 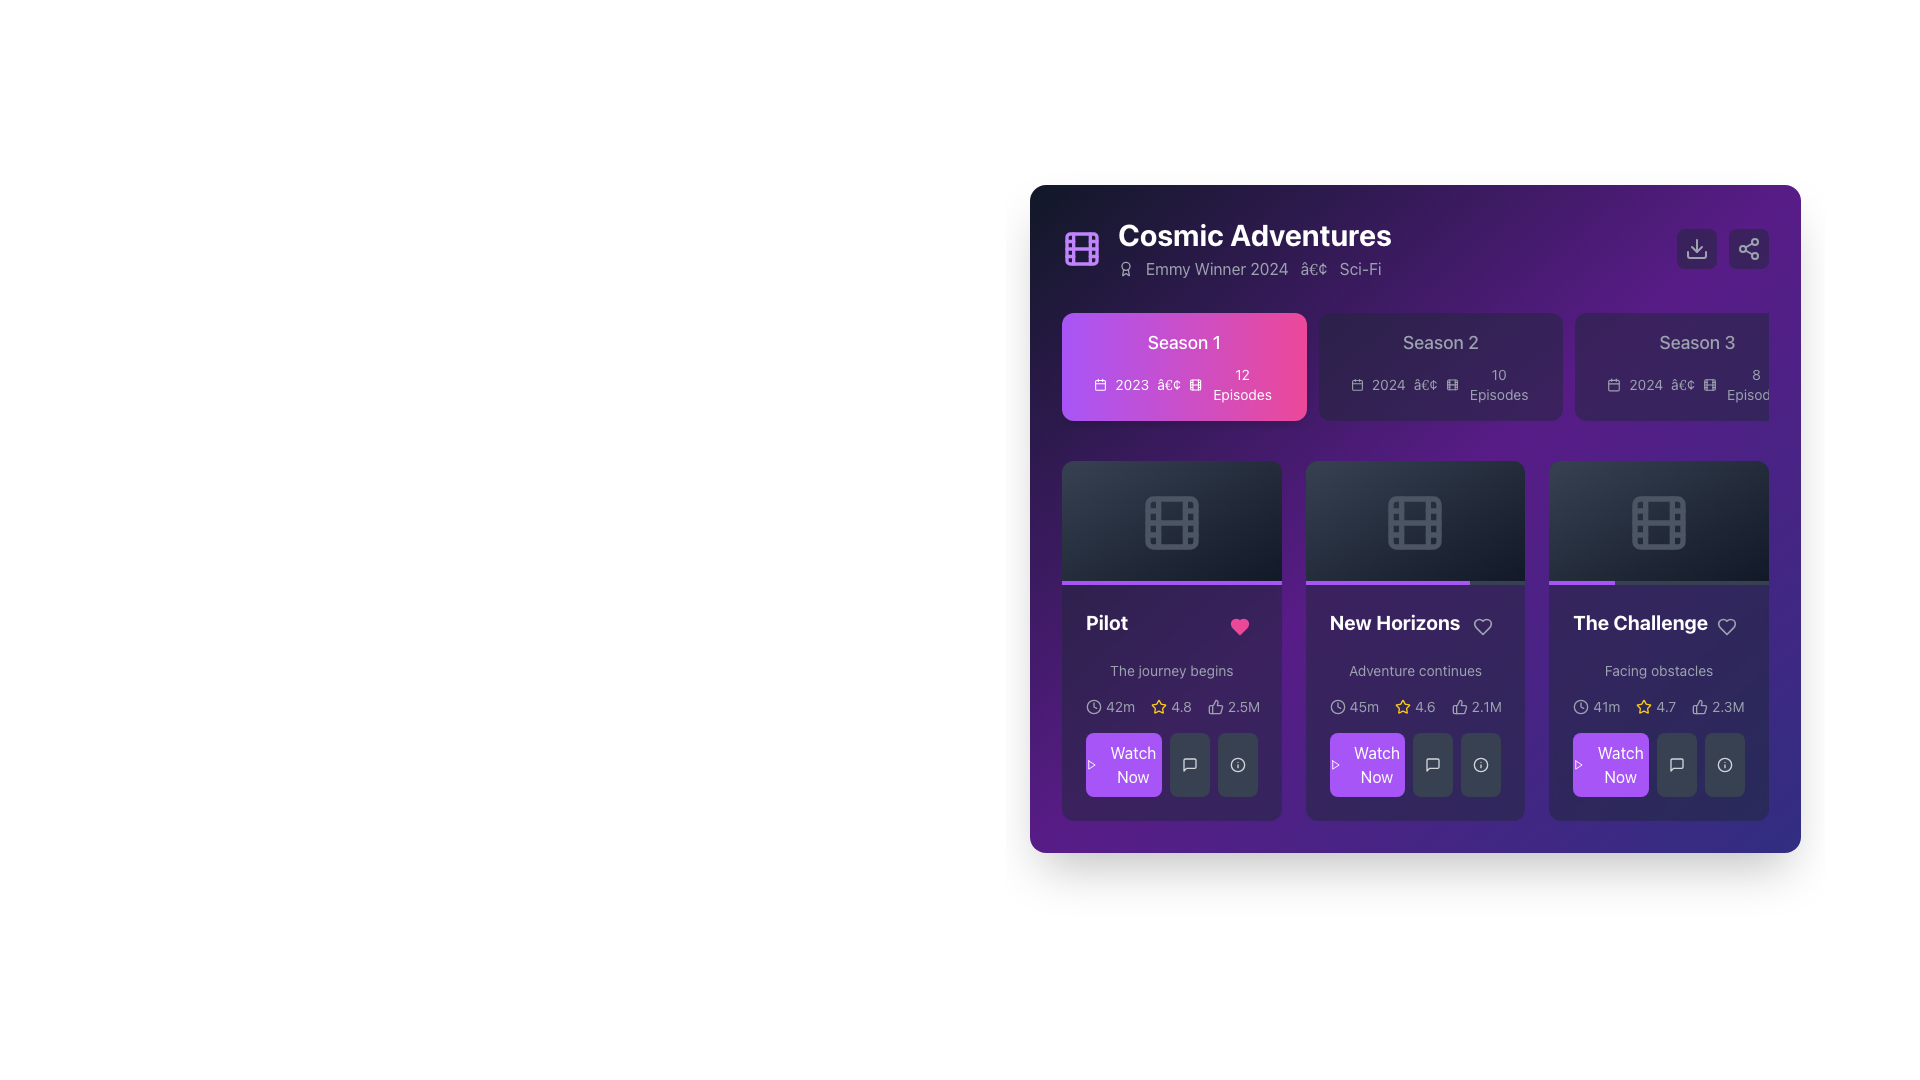 What do you see at coordinates (1727, 705) in the screenshot?
I see `the text label indicating the number of likes located at the bottom portion of 'The Challenge' card, next to the thumbs-up icon` at bounding box center [1727, 705].